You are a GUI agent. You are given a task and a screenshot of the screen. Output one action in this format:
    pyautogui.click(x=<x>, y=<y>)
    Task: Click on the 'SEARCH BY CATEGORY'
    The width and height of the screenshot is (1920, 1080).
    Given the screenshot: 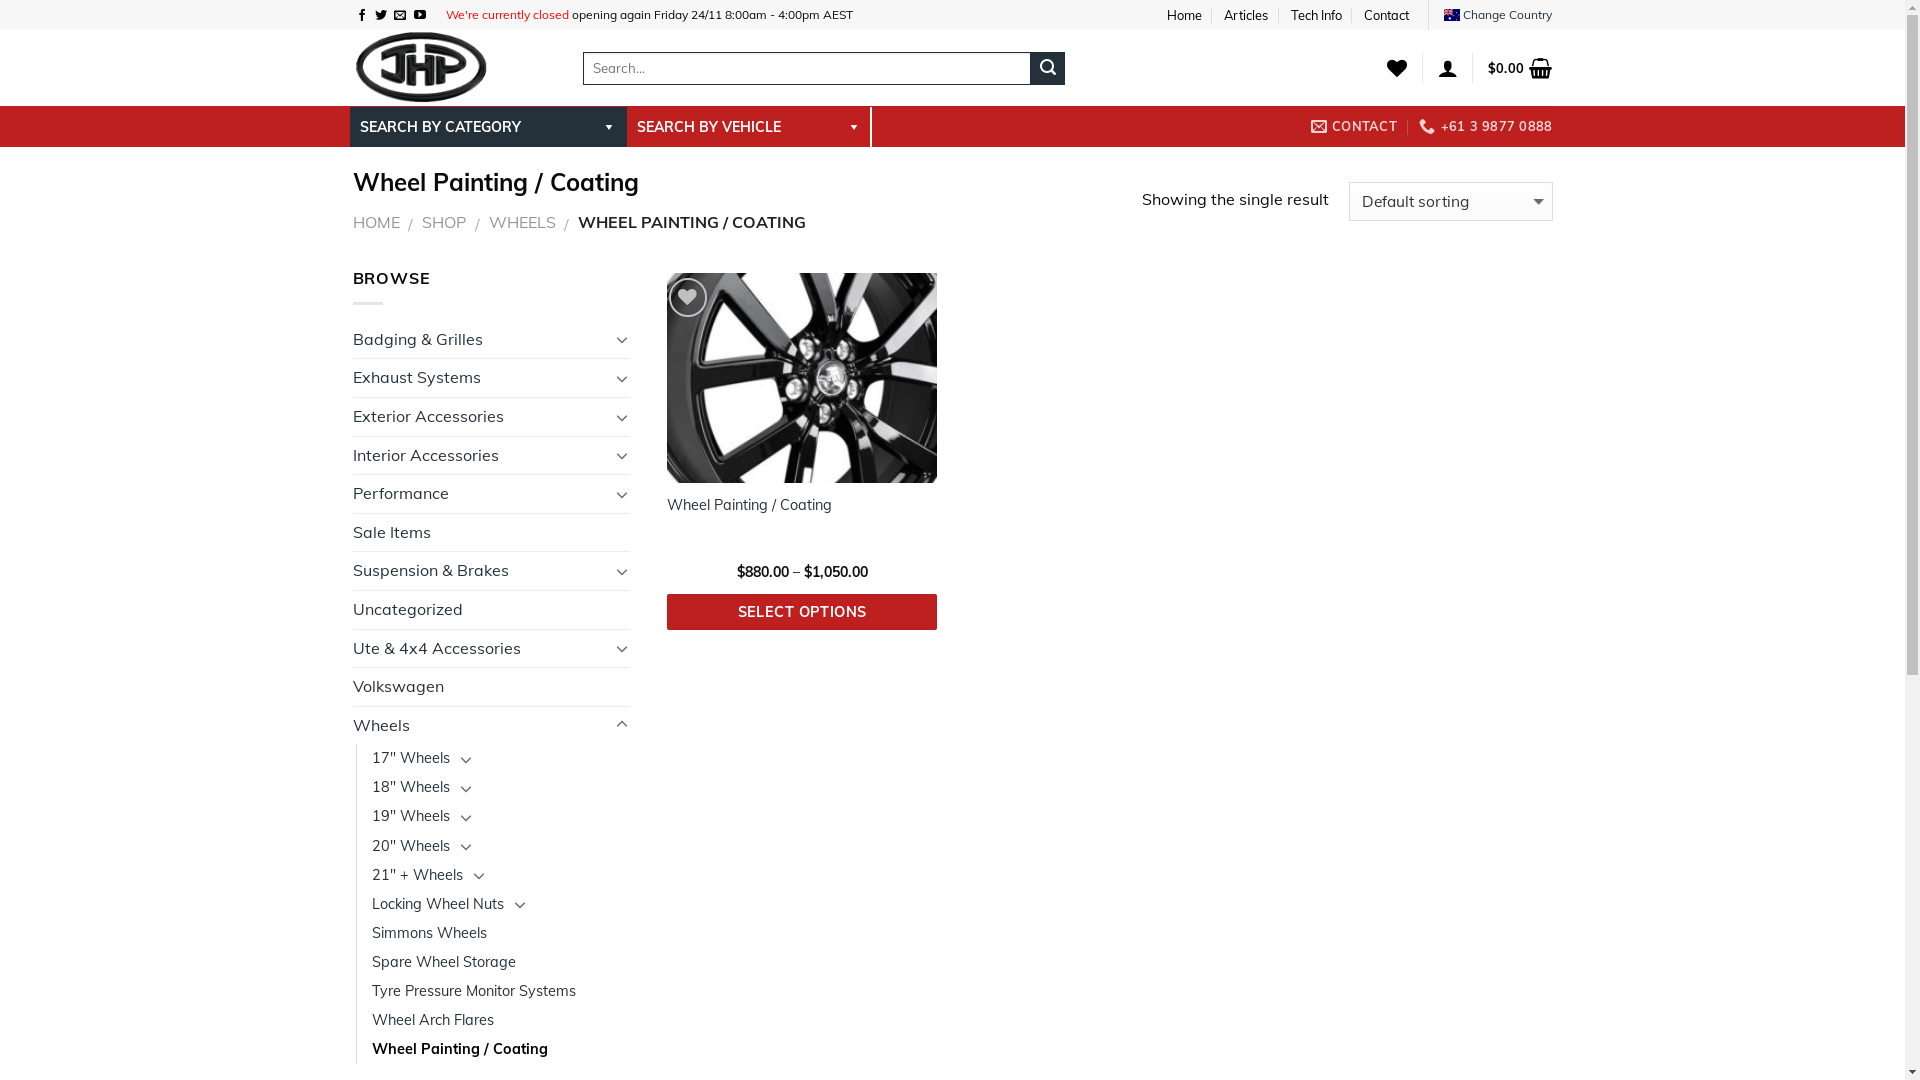 What is the action you would take?
    pyautogui.click(x=488, y=127)
    